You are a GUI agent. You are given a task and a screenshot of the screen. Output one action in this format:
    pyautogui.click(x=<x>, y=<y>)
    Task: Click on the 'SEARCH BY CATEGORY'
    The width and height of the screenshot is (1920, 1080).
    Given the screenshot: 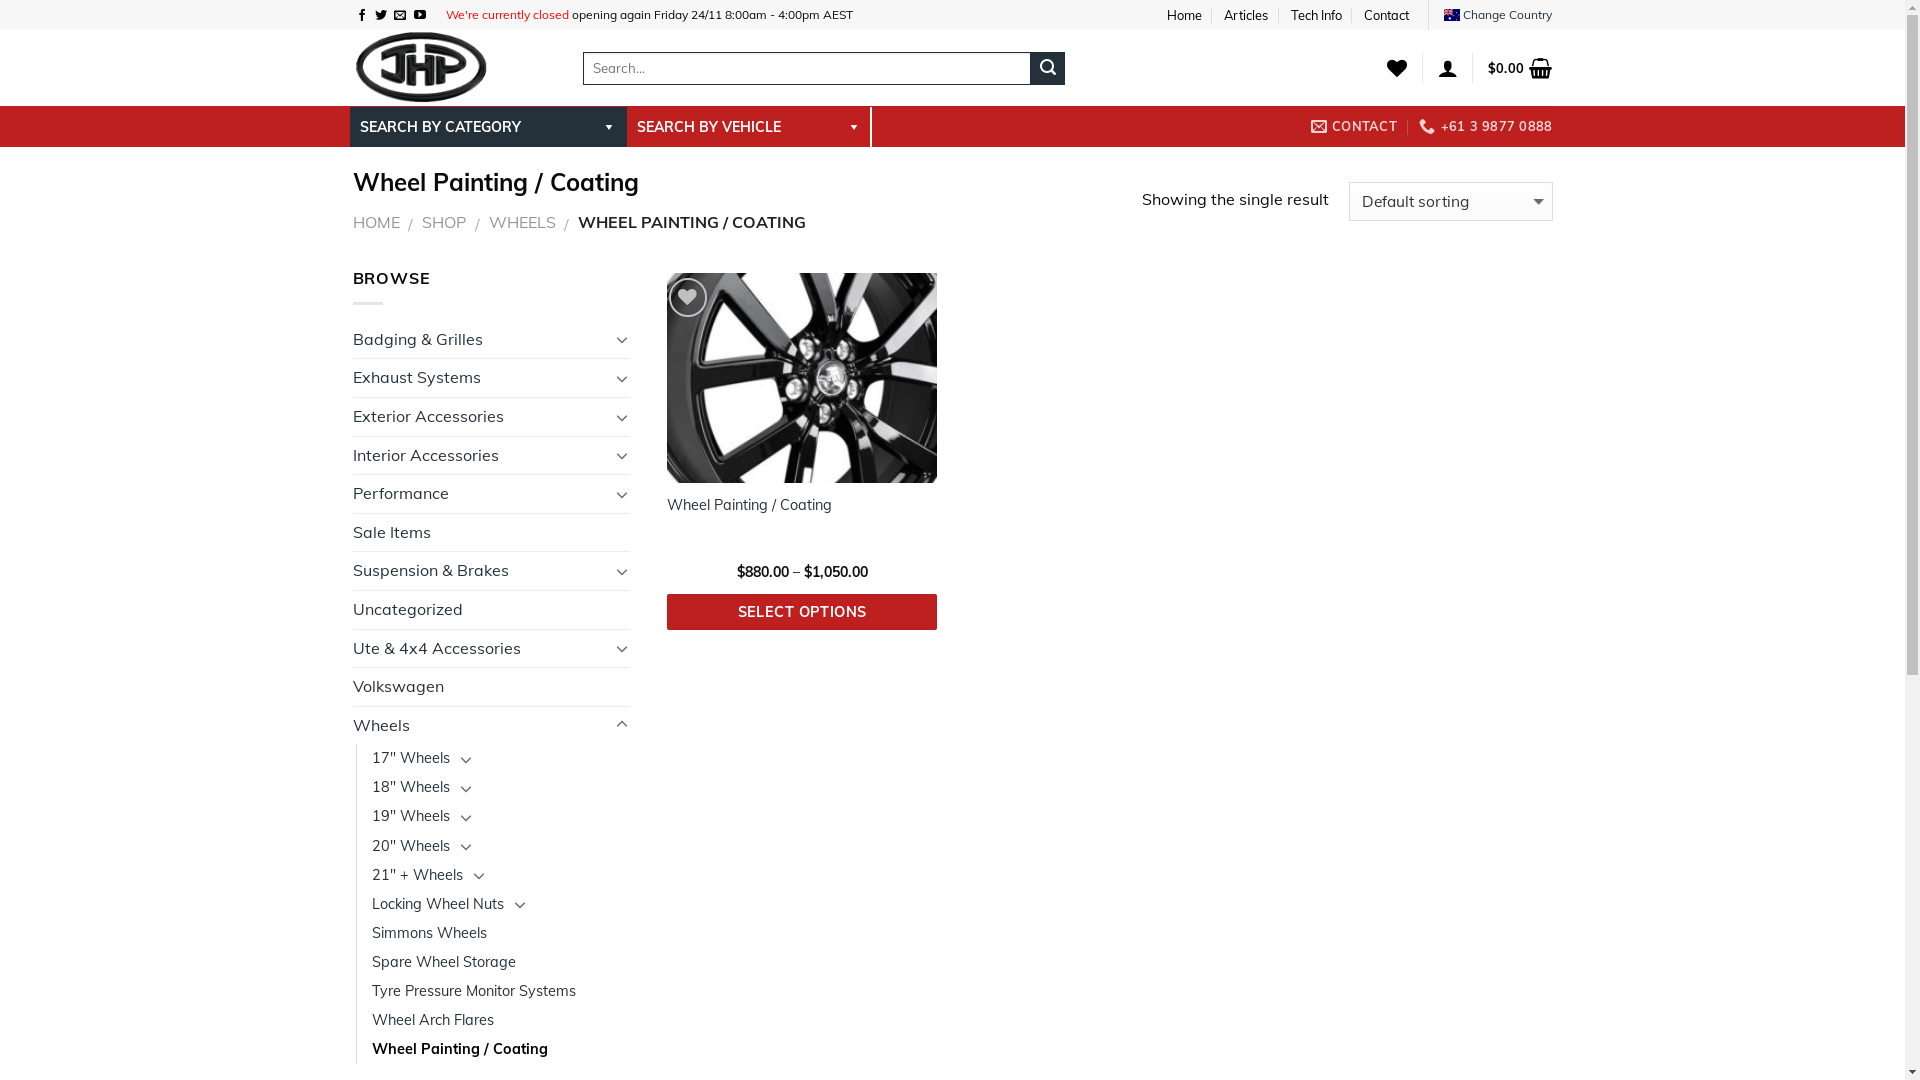 What is the action you would take?
    pyautogui.click(x=488, y=127)
    